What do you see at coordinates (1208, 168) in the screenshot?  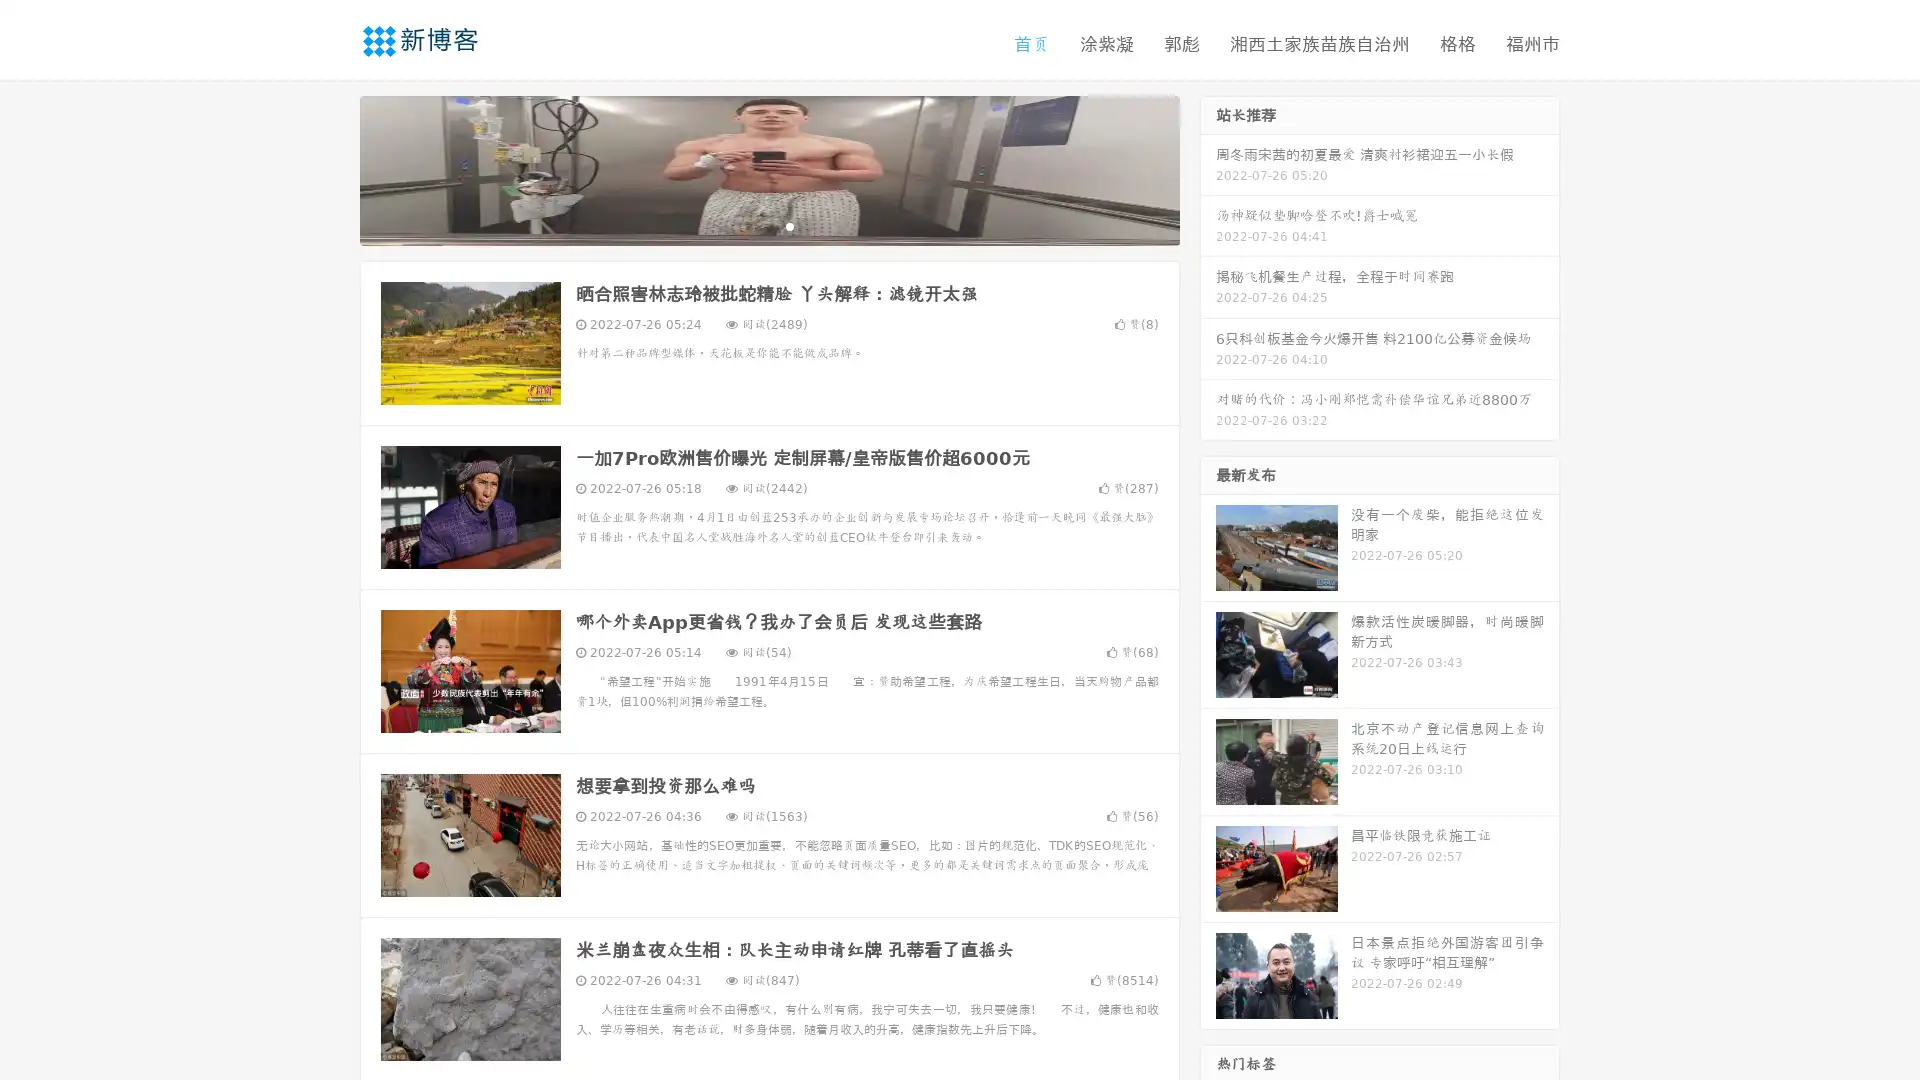 I see `Next slide` at bounding box center [1208, 168].